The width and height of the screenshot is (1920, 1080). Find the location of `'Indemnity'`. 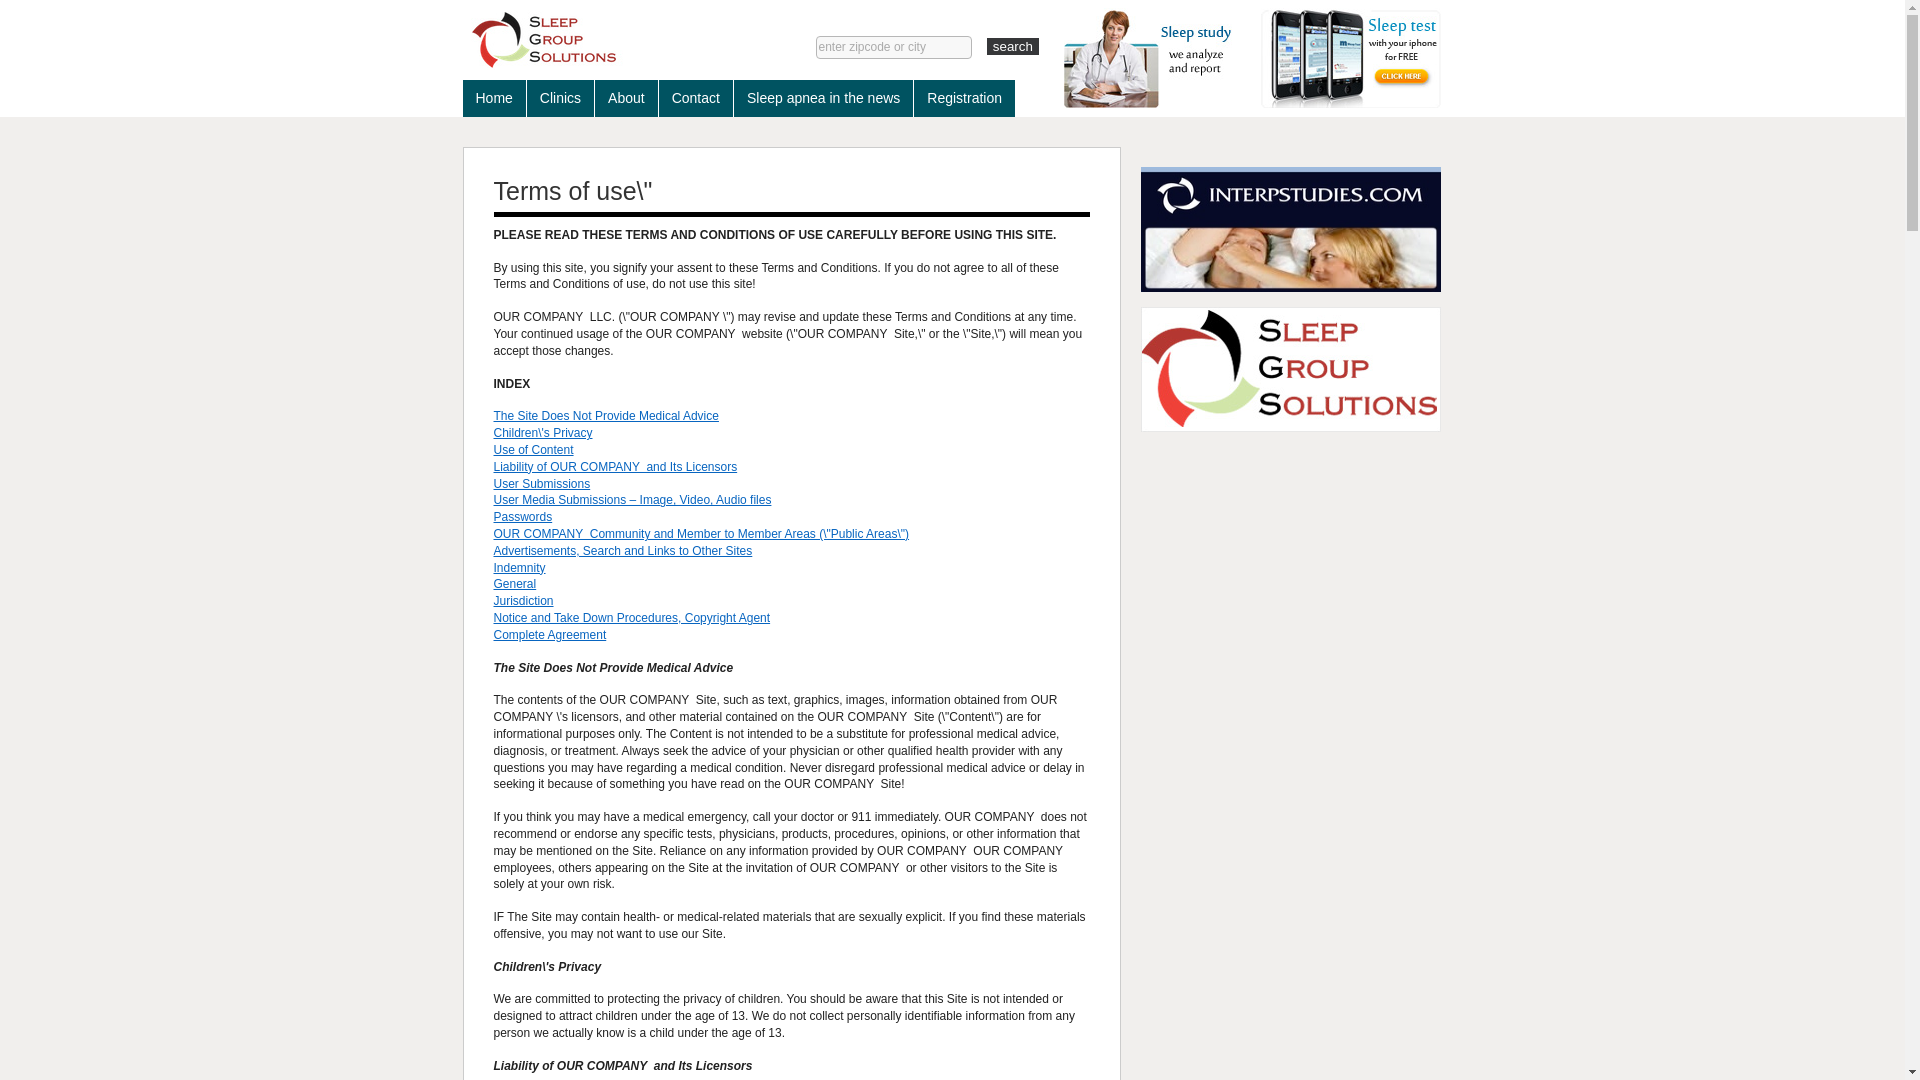

'Indemnity' is located at coordinates (519, 567).